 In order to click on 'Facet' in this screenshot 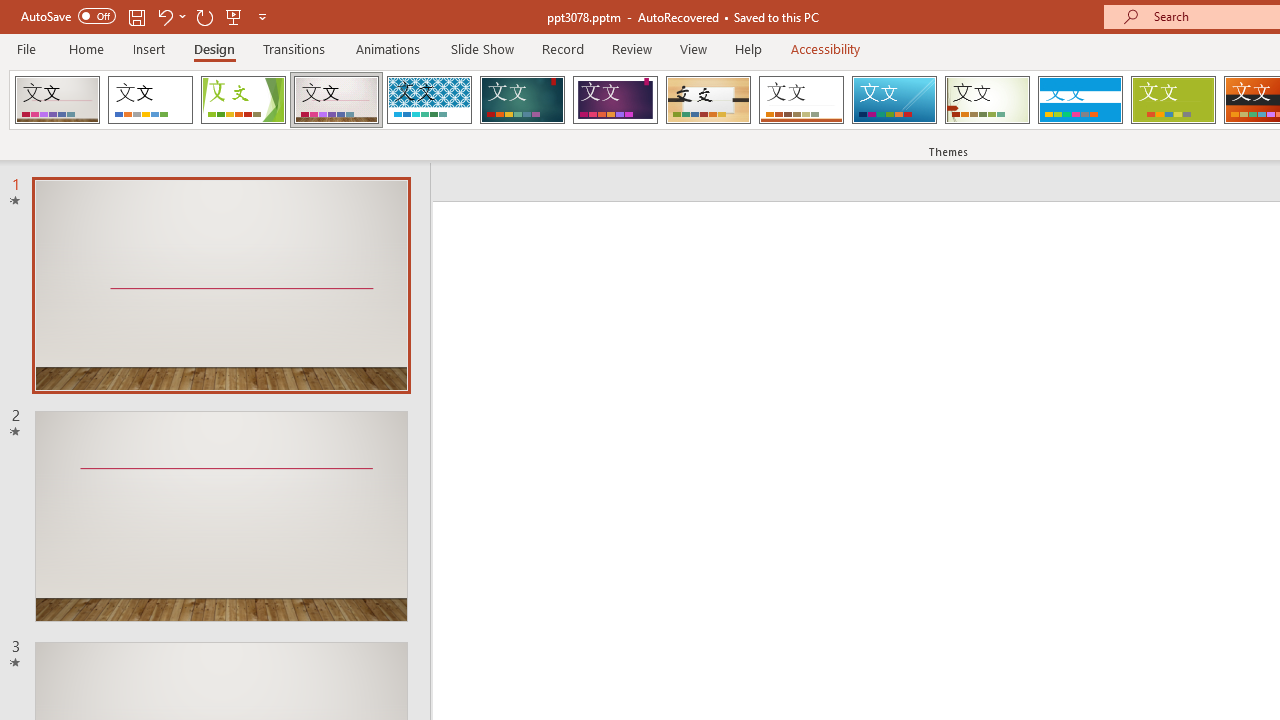, I will do `click(242, 100)`.